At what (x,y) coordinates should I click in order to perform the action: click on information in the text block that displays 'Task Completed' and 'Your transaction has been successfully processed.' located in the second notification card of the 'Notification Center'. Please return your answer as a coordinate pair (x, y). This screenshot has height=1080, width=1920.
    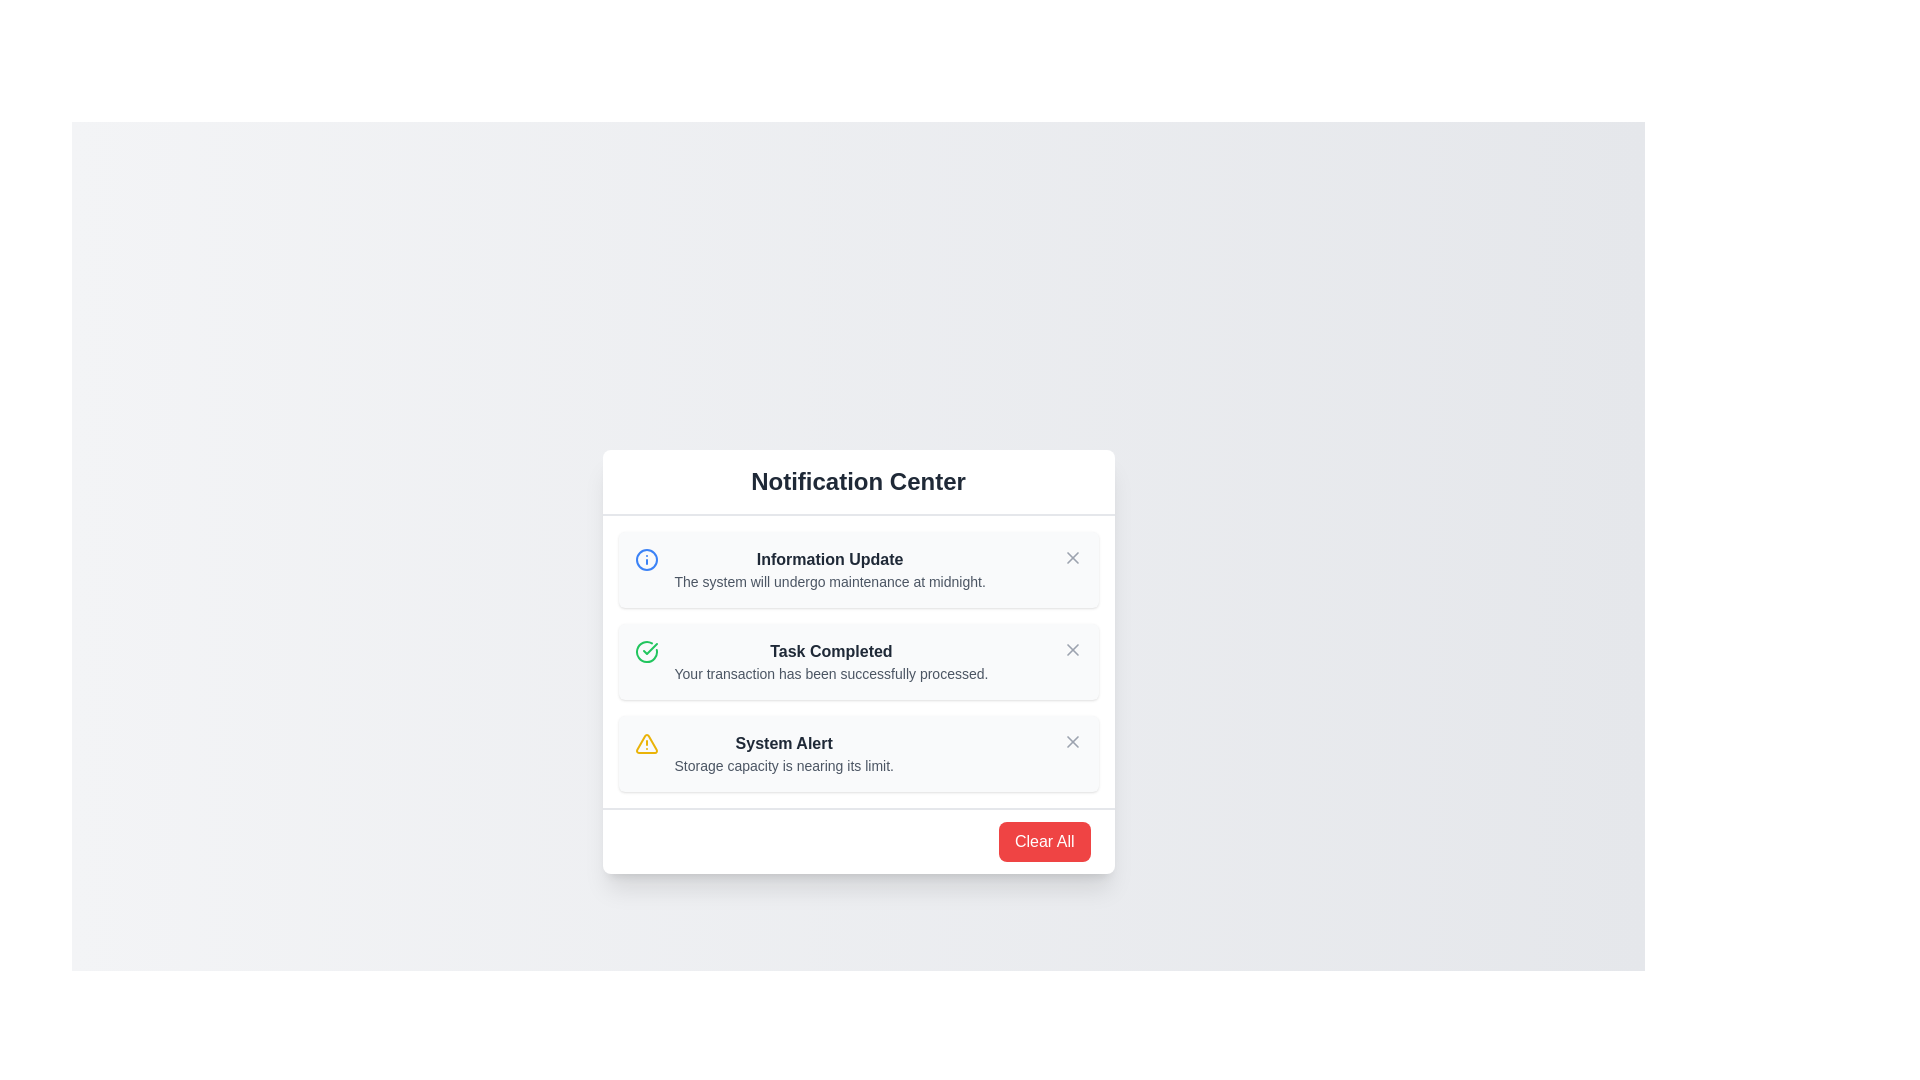
    Looking at the image, I should click on (831, 662).